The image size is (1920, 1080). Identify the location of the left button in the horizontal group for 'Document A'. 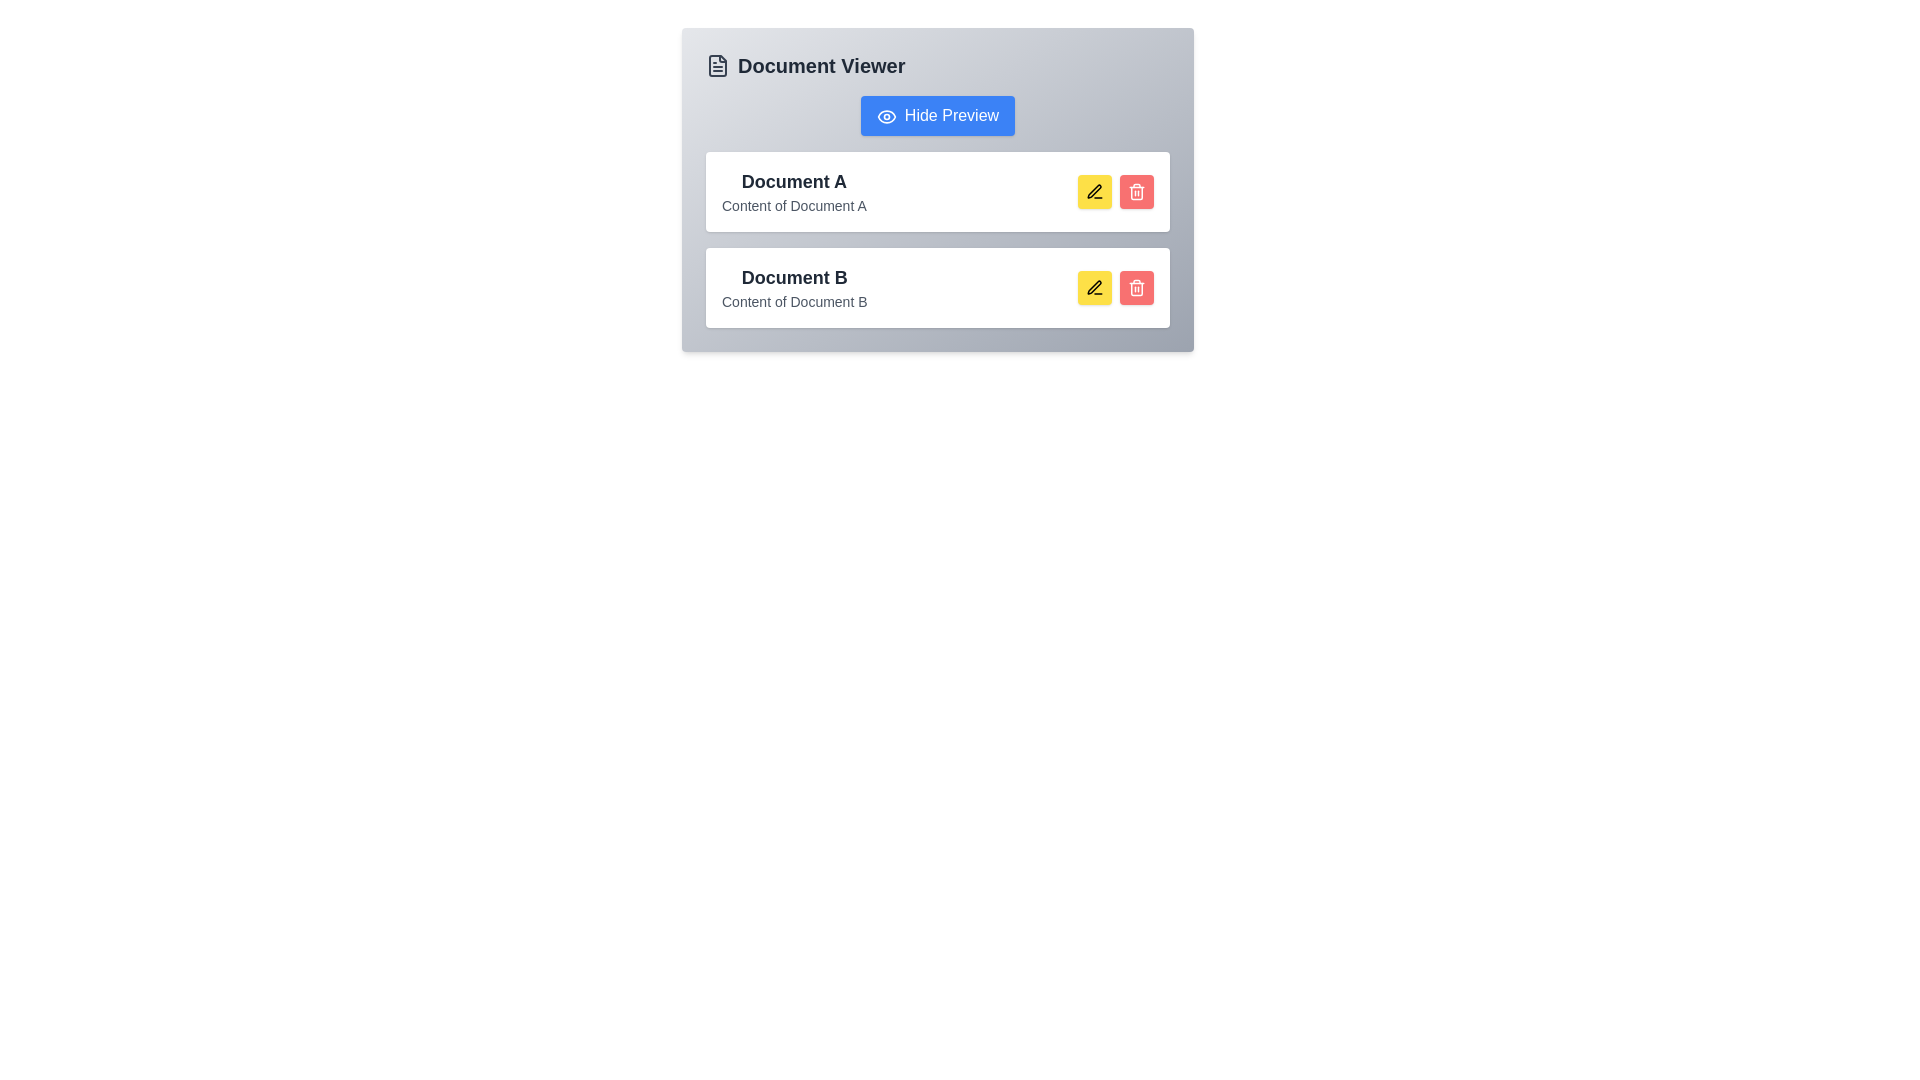
(1093, 192).